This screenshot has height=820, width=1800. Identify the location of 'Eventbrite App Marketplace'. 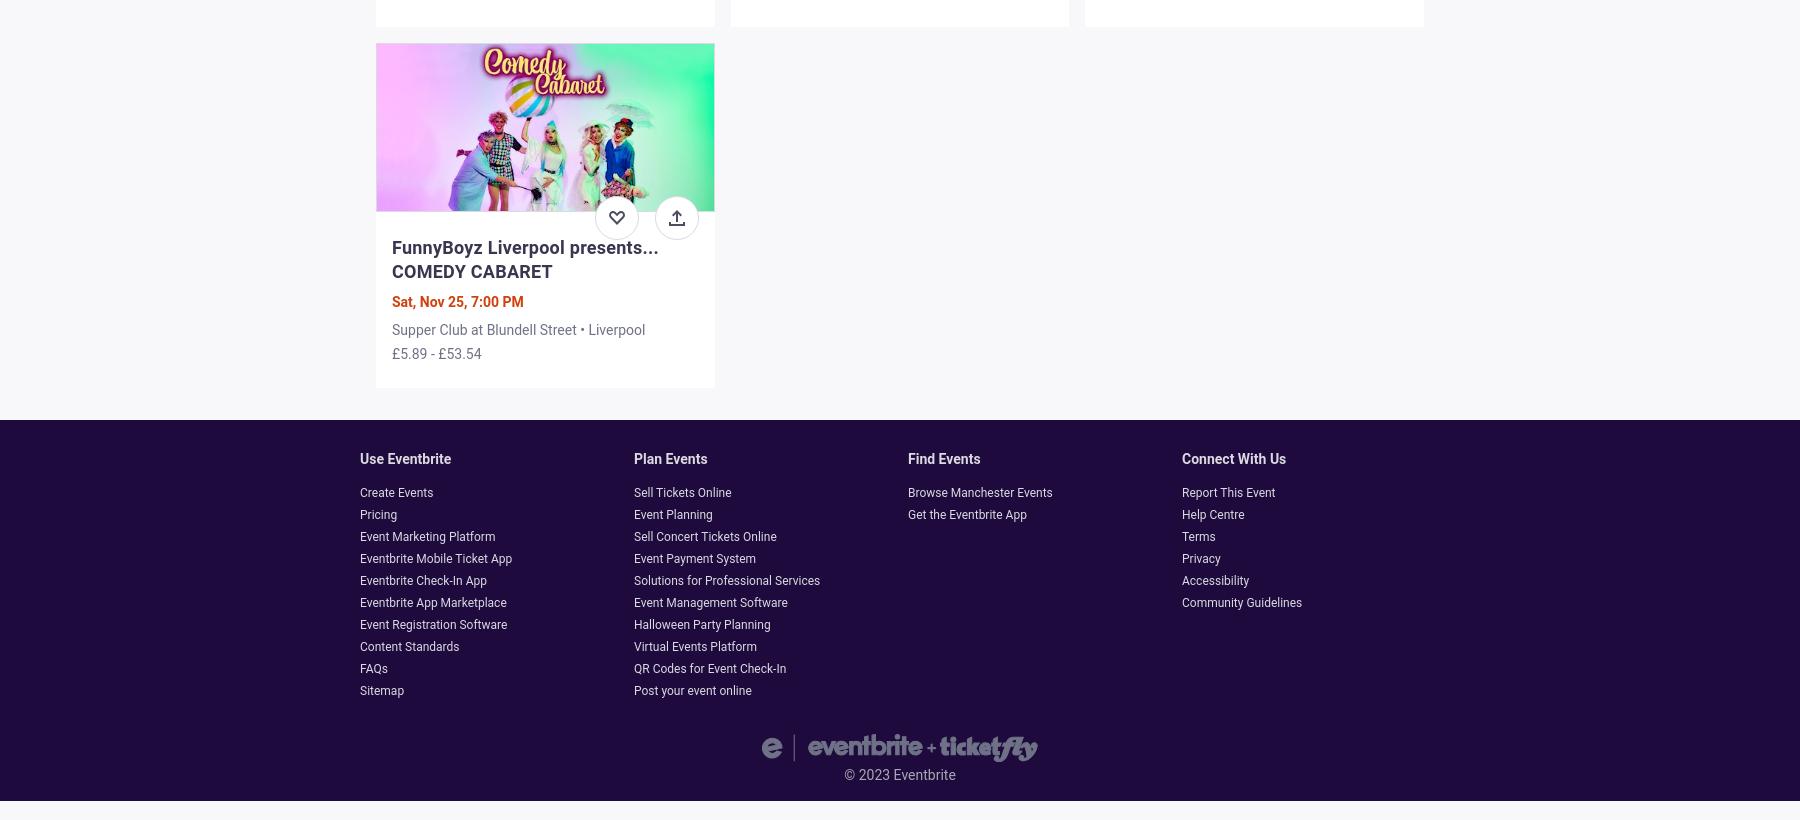
(433, 603).